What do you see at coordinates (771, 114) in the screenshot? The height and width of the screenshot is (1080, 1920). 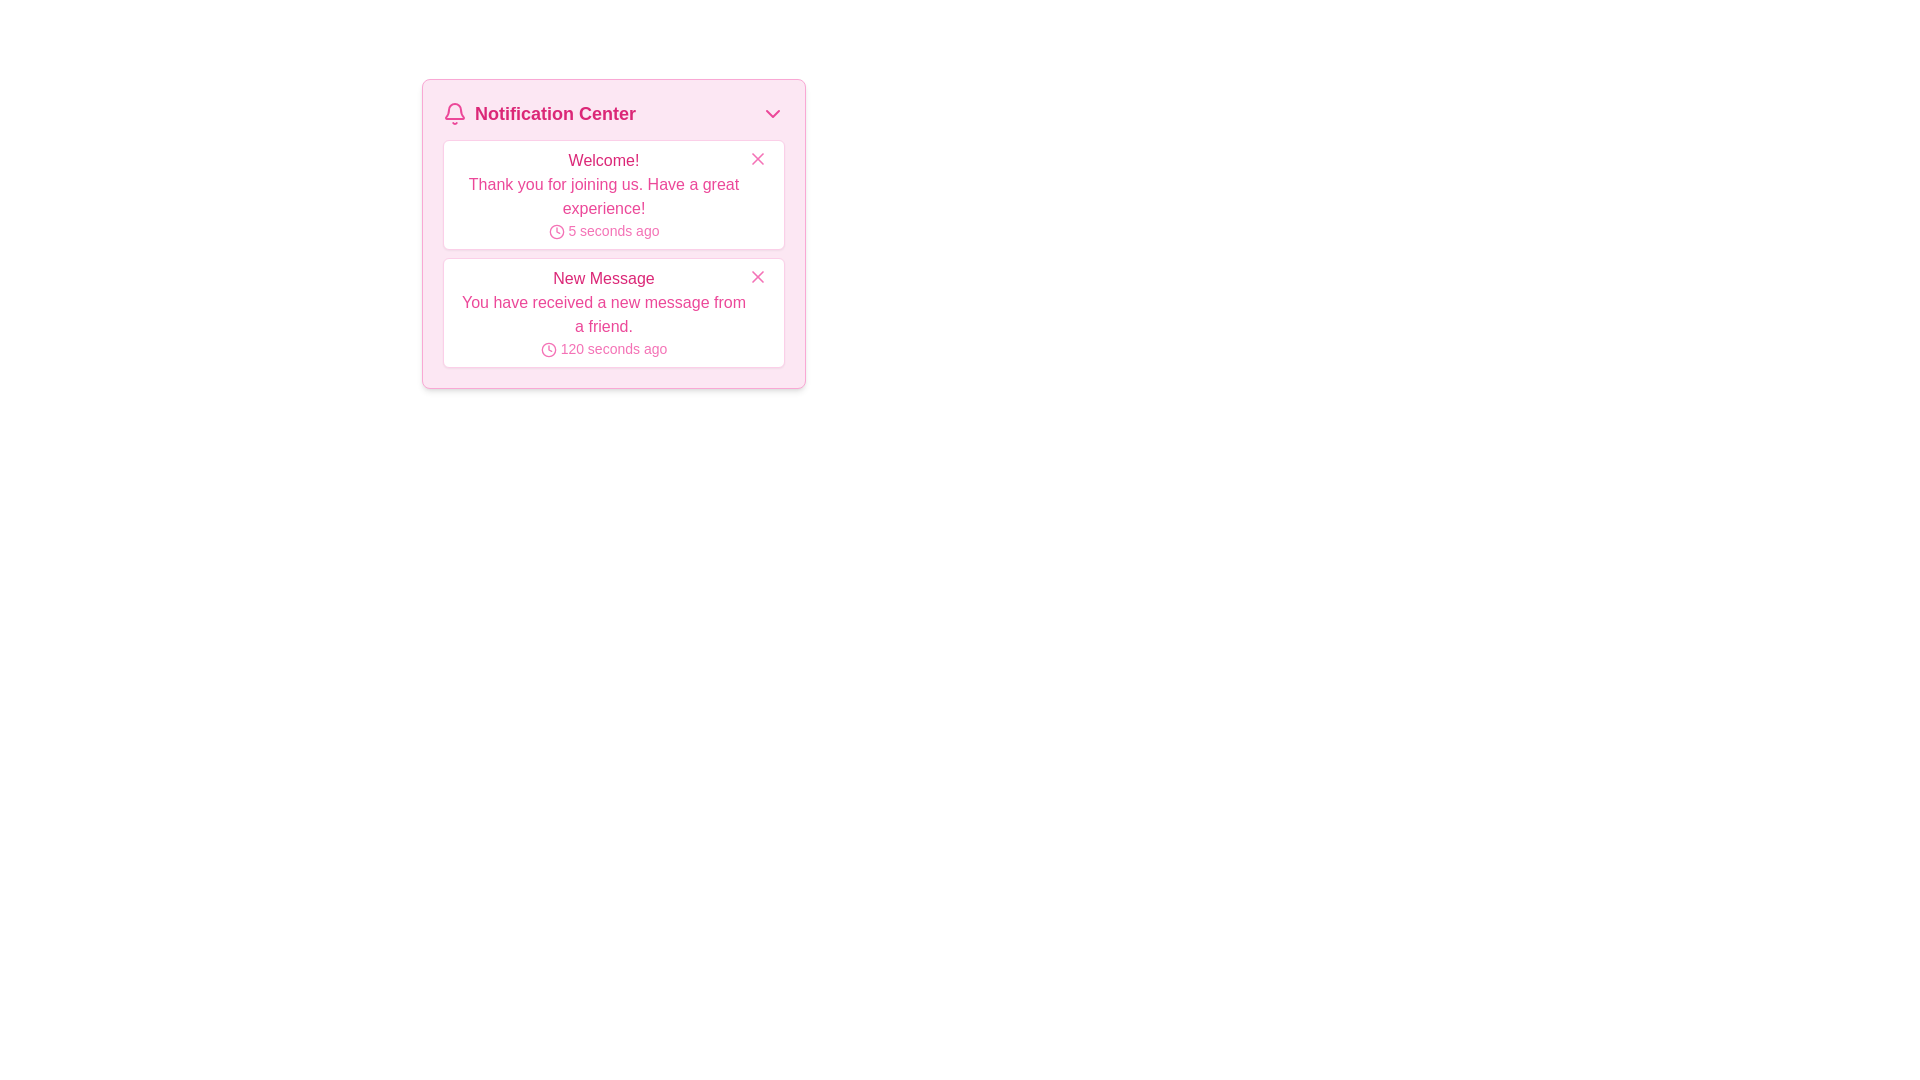 I see `the pink downward-pointing chevron icon located on the rightmost side of the 'Notification Center' header` at bounding box center [771, 114].